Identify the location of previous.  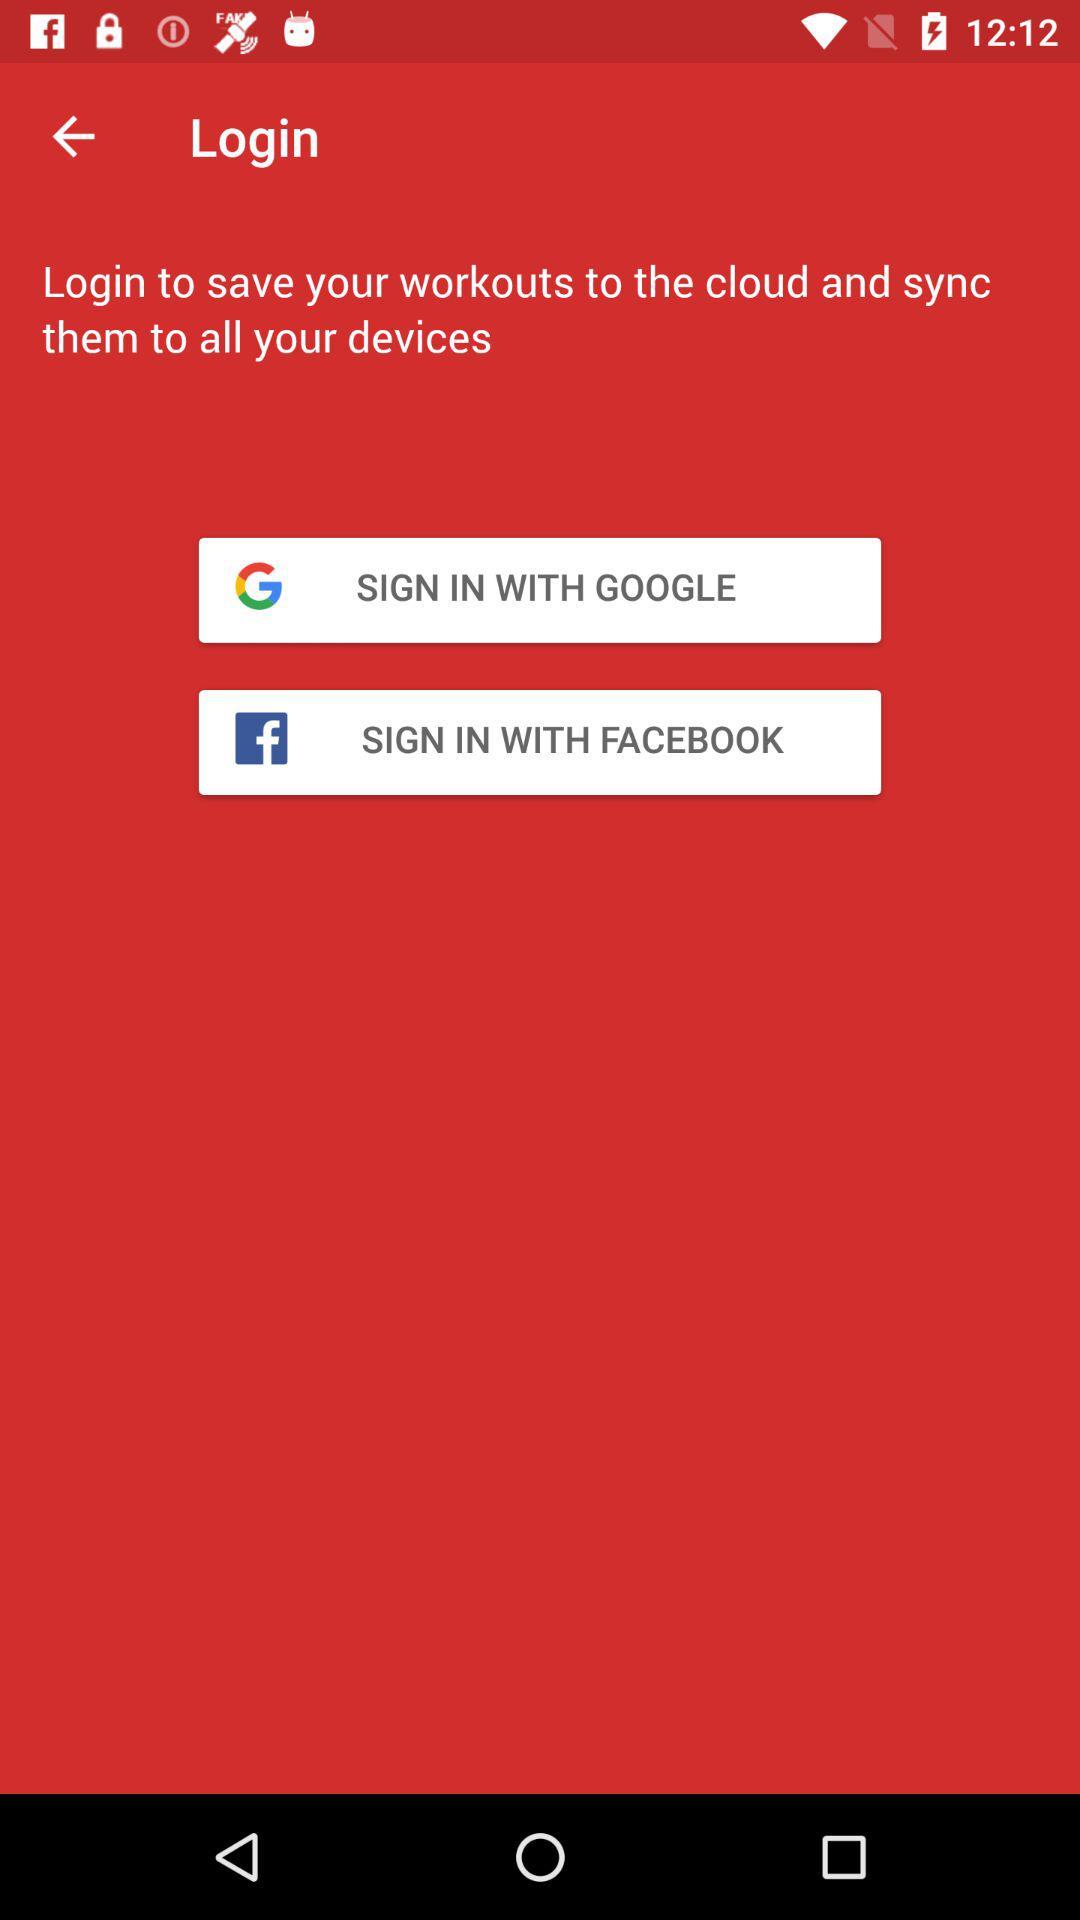
(72, 135).